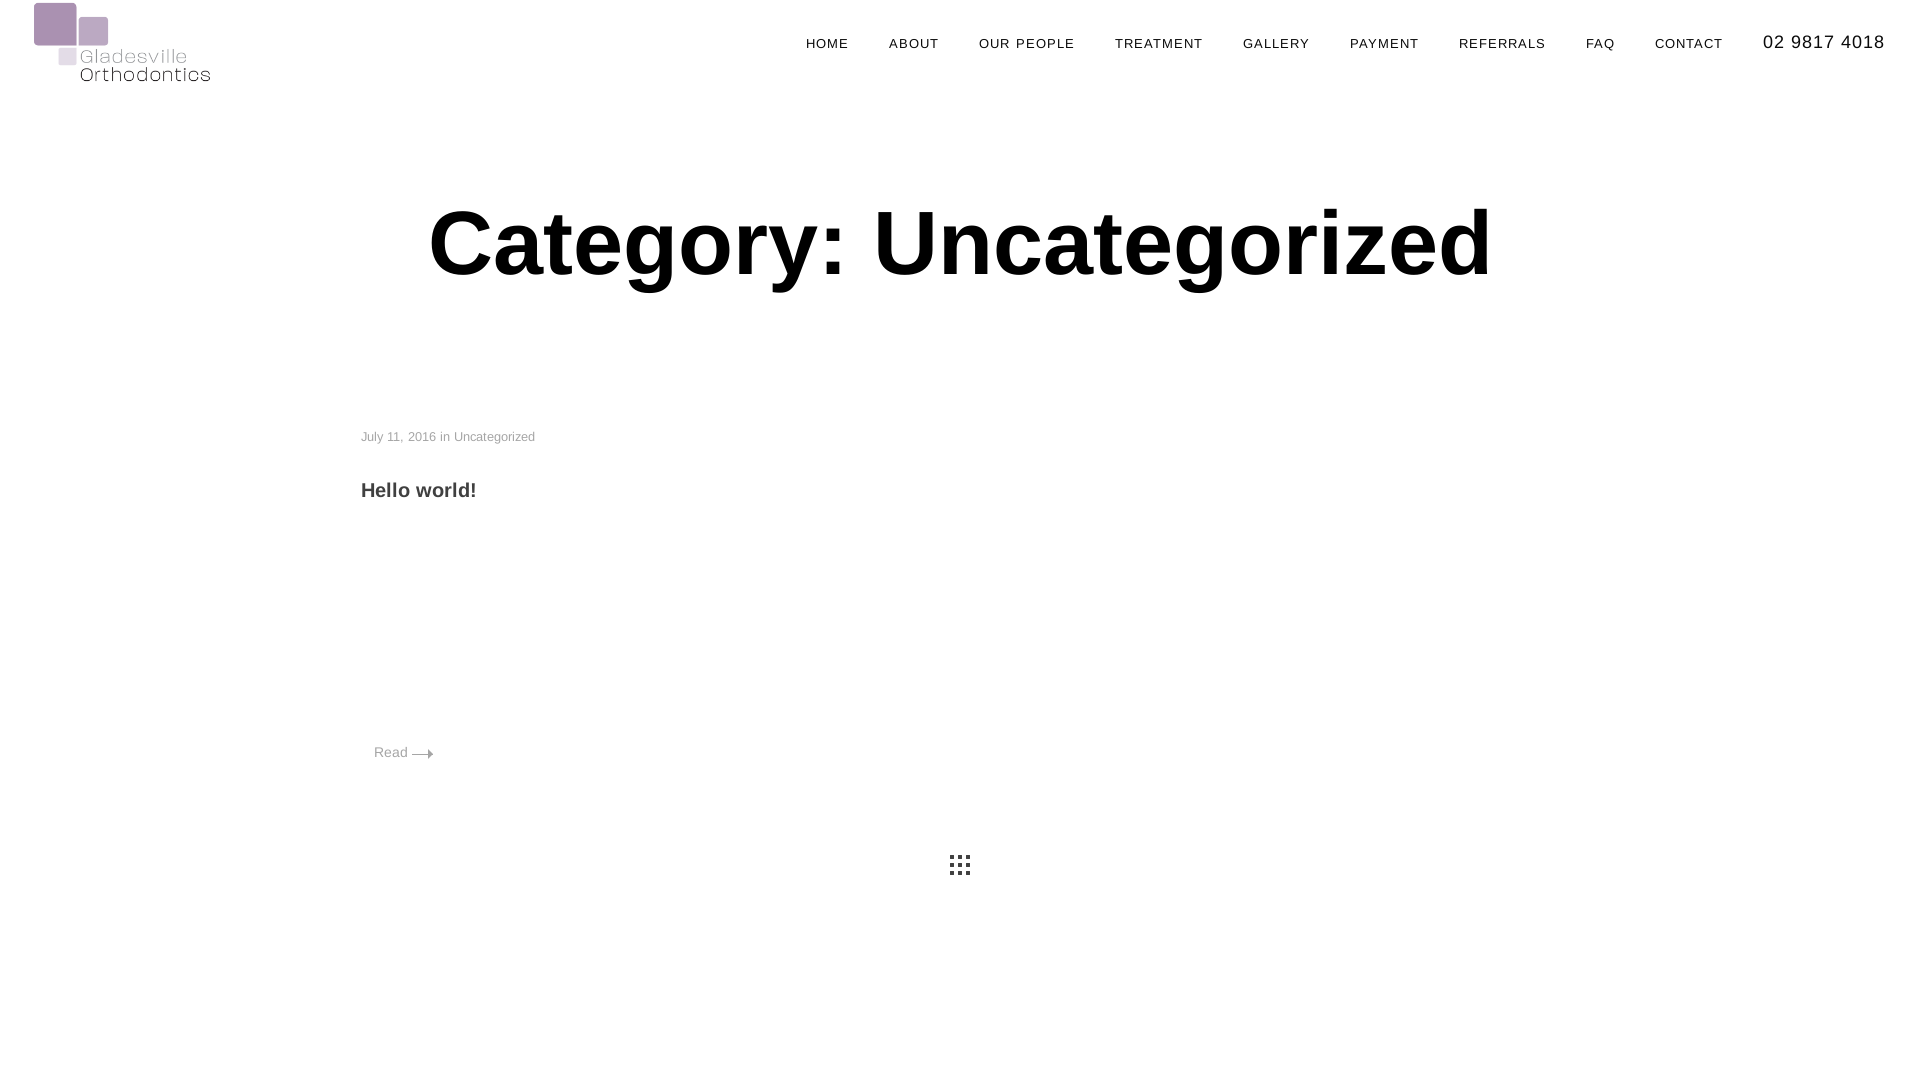 This screenshot has width=1920, height=1080. Describe the element at coordinates (912, 42) in the screenshot. I see `'about'` at that location.